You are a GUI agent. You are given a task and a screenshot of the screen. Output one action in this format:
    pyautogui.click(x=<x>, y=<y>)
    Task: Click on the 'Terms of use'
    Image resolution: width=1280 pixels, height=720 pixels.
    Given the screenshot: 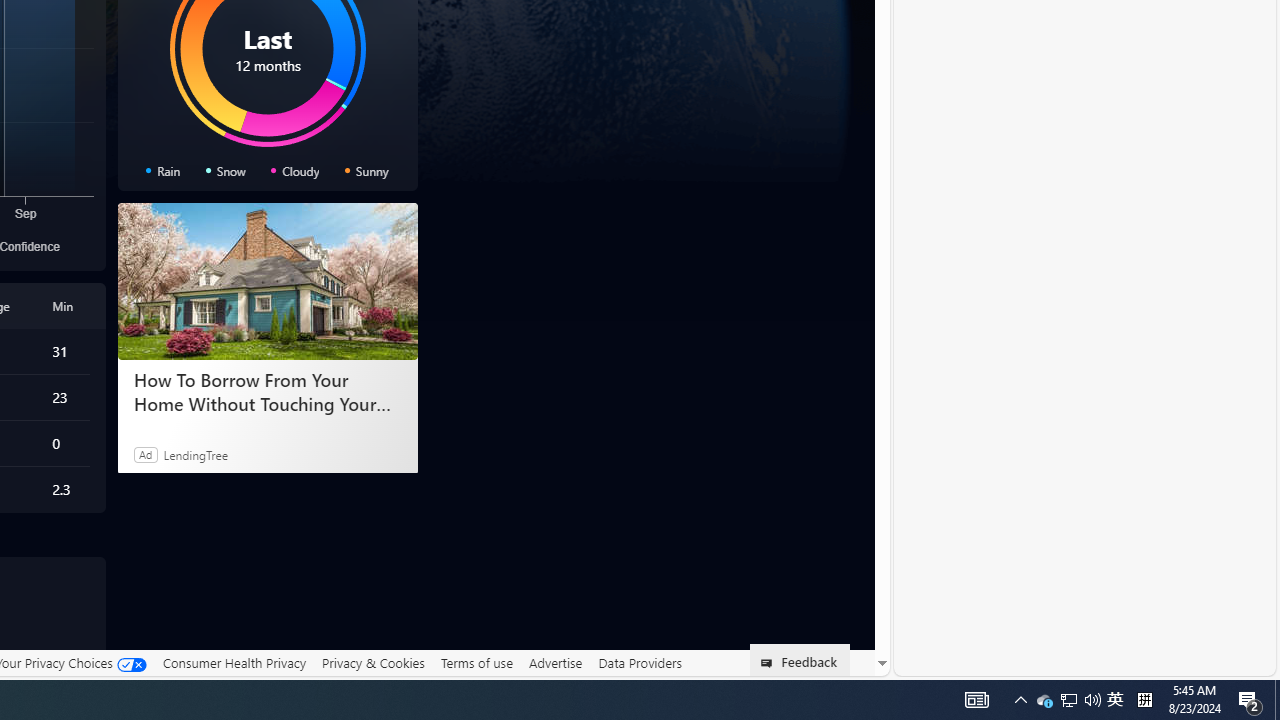 What is the action you would take?
    pyautogui.click(x=475, y=662)
    